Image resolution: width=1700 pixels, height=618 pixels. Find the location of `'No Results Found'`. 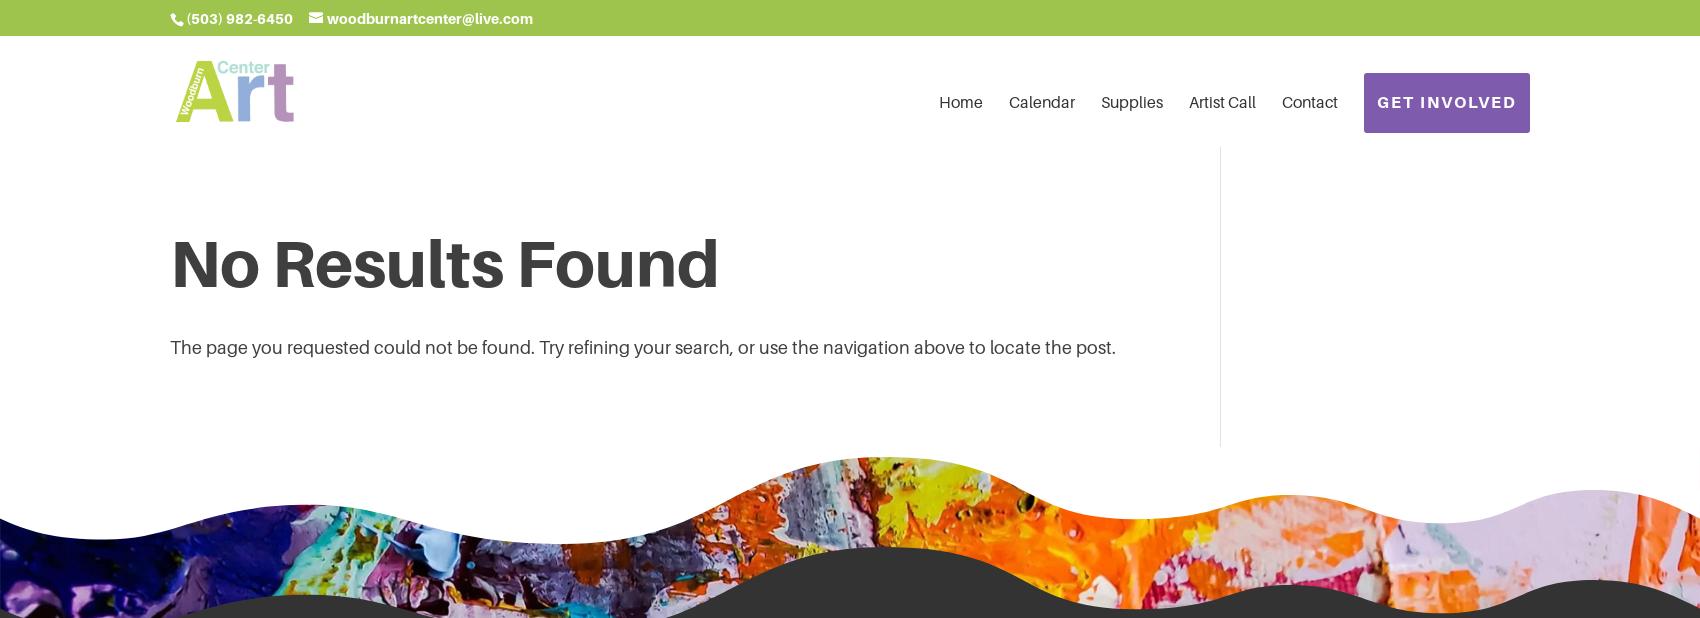

'No Results Found' is located at coordinates (445, 263).